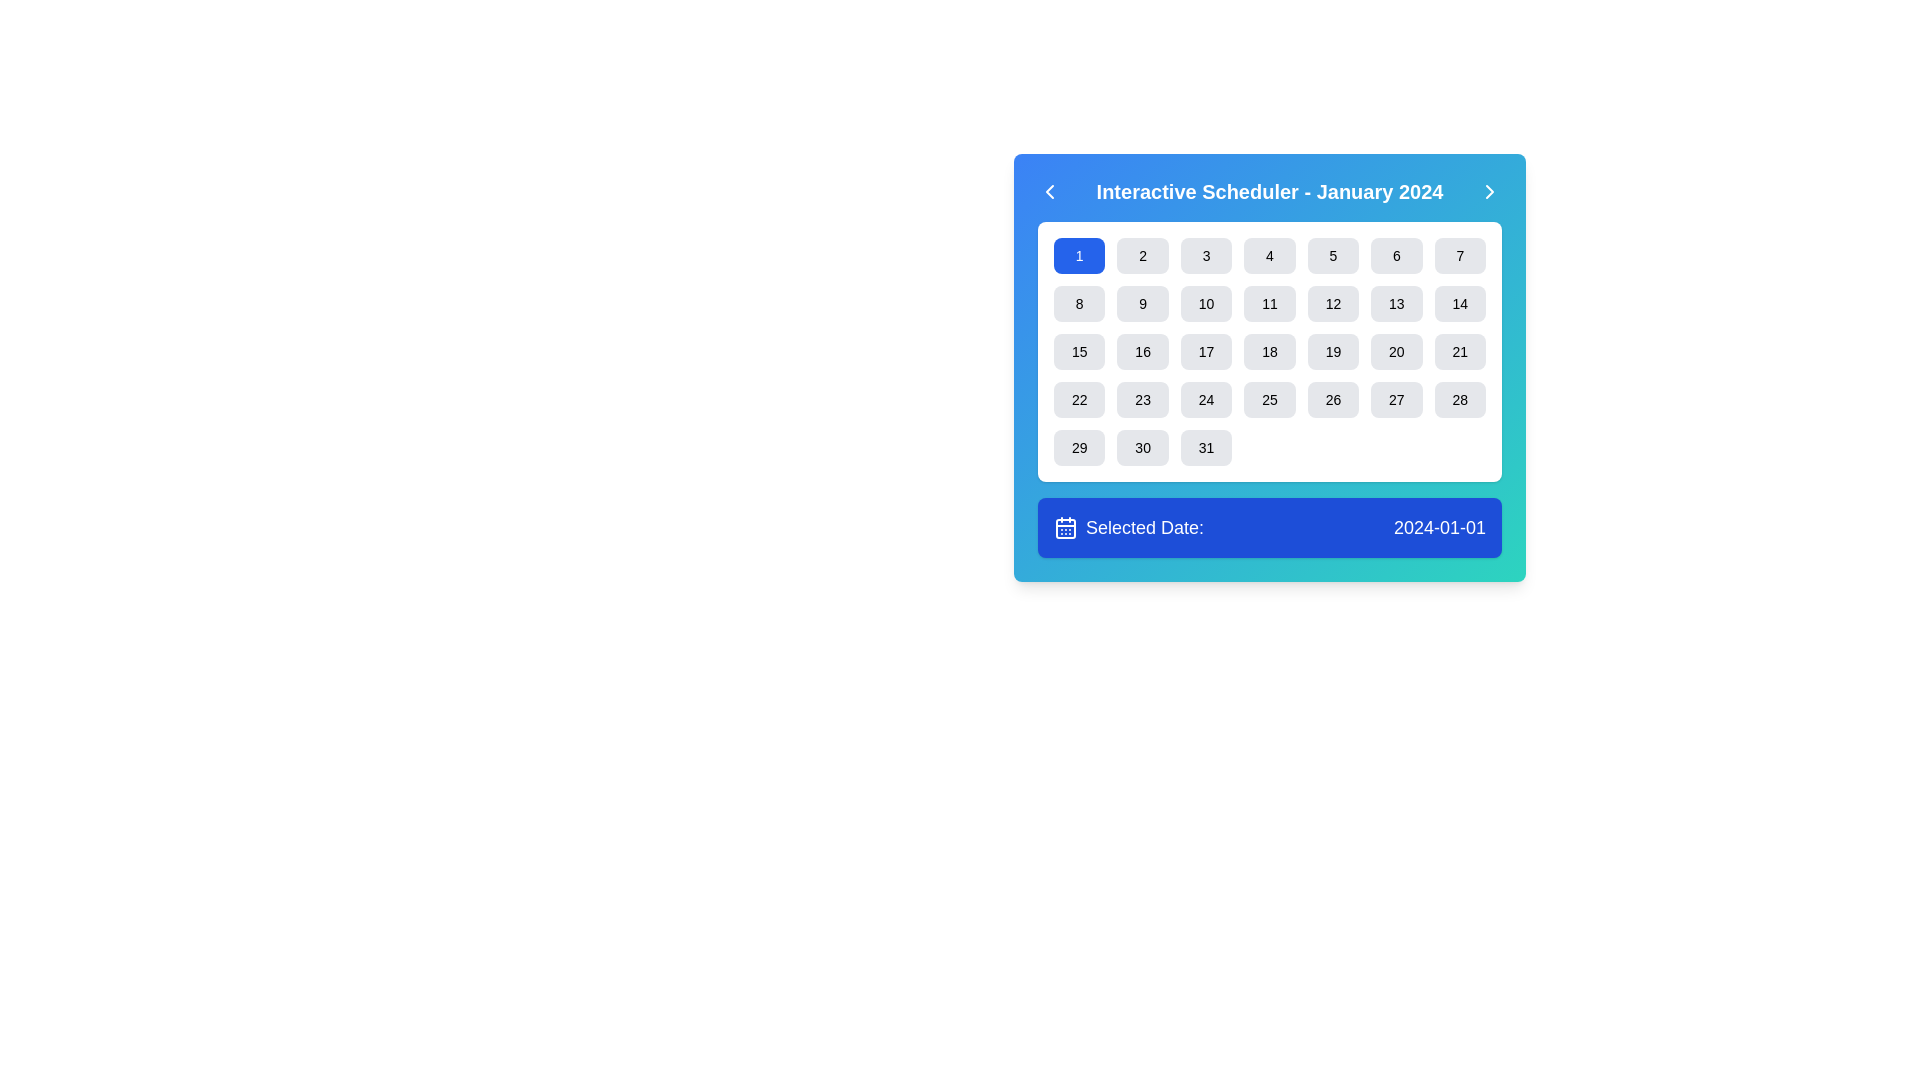 Image resolution: width=1920 pixels, height=1080 pixels. I want to click on the rectangular button with rounded corners containing the number '29', so click(1078, 446).